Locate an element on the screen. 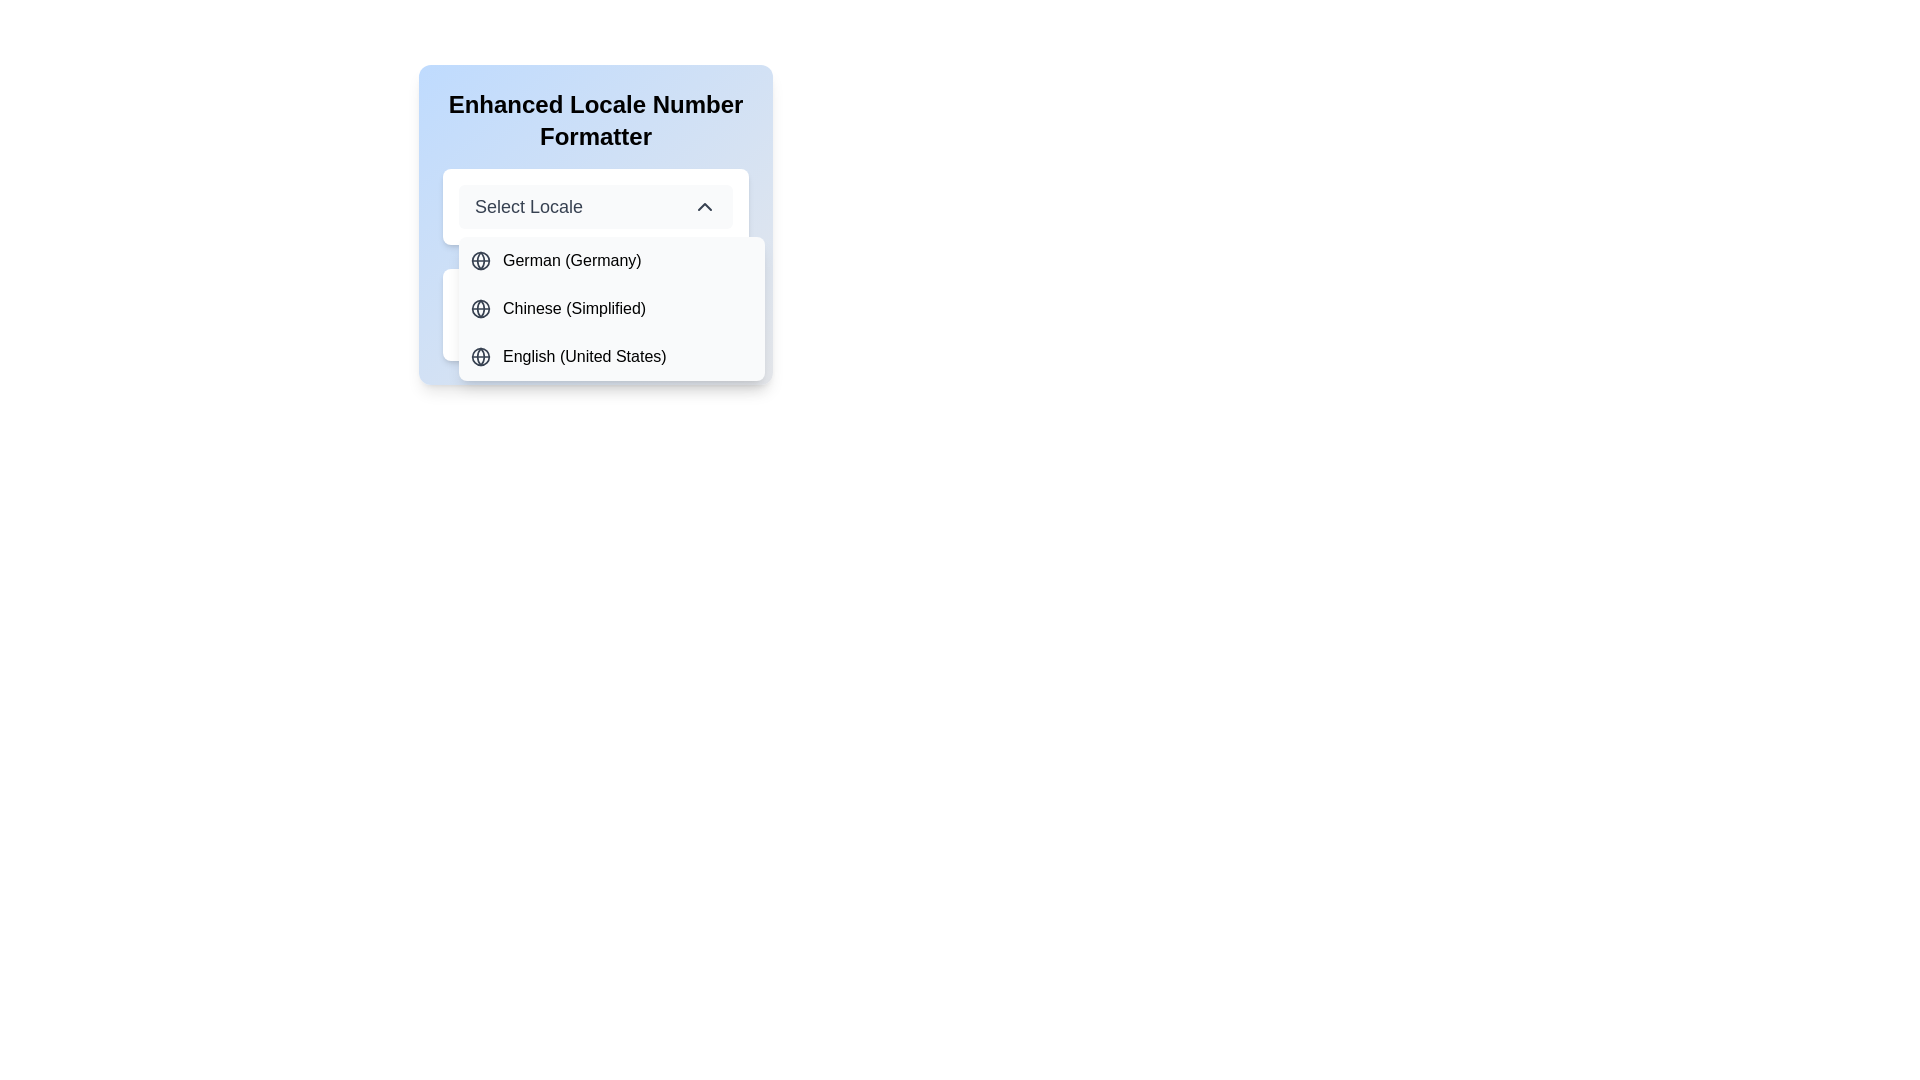 This screenshot has width=1920, height=1080. the globe icon representing the language option 'English (United States)' in the dropdown menu is located at coordinates (480, 356).